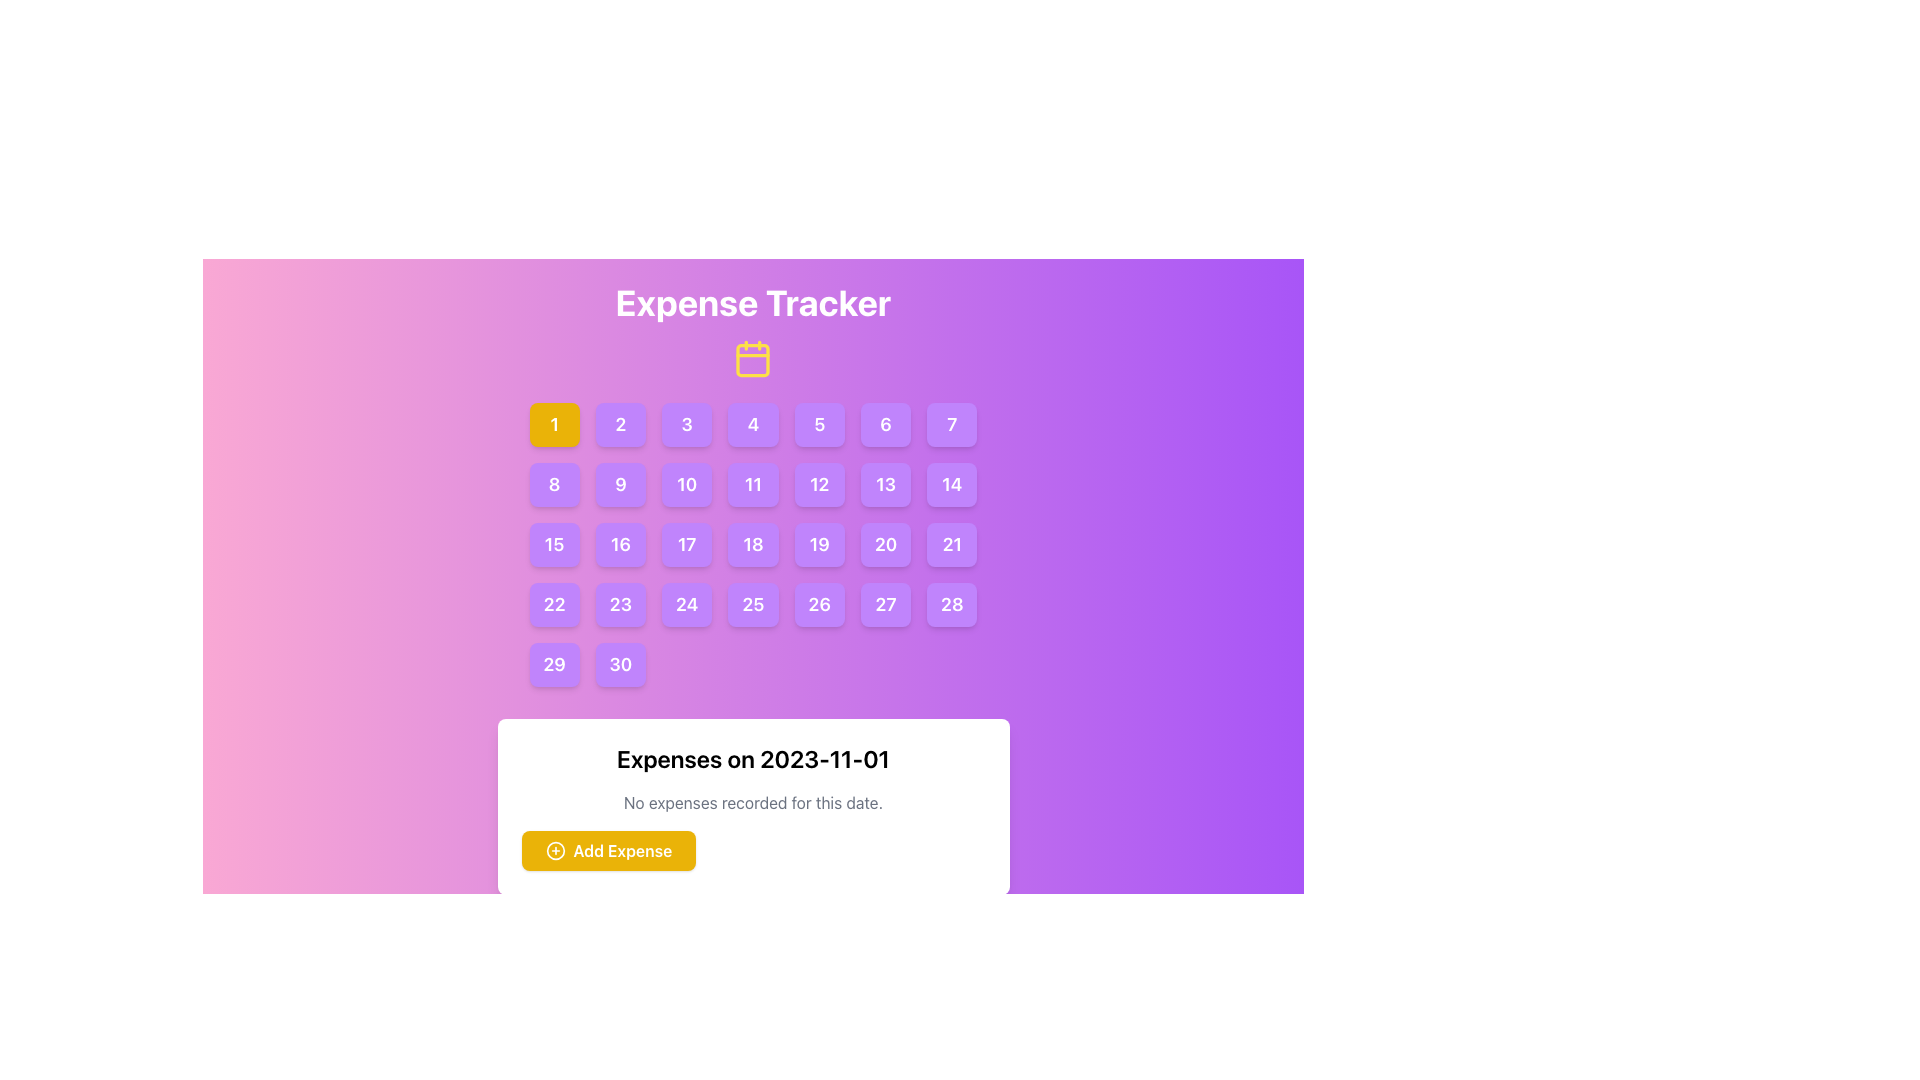 Image resolution: width=1920 pixels, height=1080 pixels. What do you see at coordinates (554, 544) in the screenshot?
I see `the button representing the day in the calendar grid located in the third row and first column, underneath the 'Expense Tracker' title` at bounding box center [554, 544].